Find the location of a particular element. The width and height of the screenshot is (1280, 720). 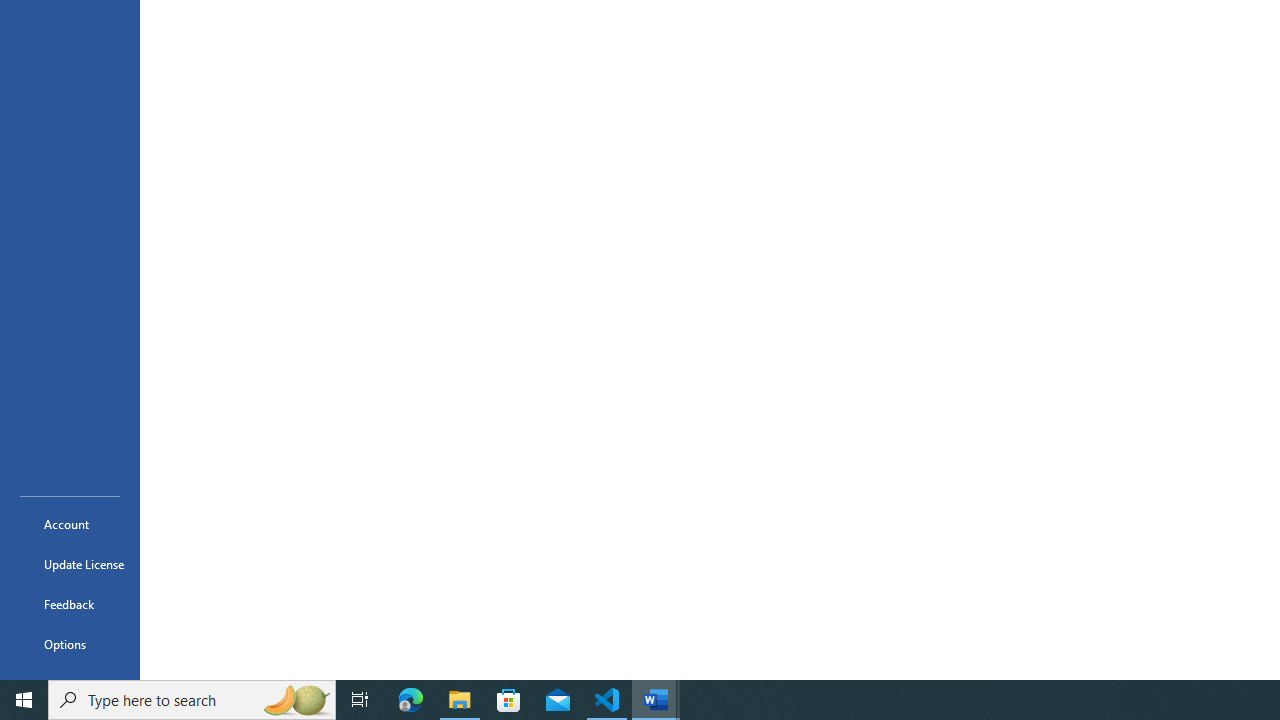

'Feedback' is located at coordinates (69, 603).